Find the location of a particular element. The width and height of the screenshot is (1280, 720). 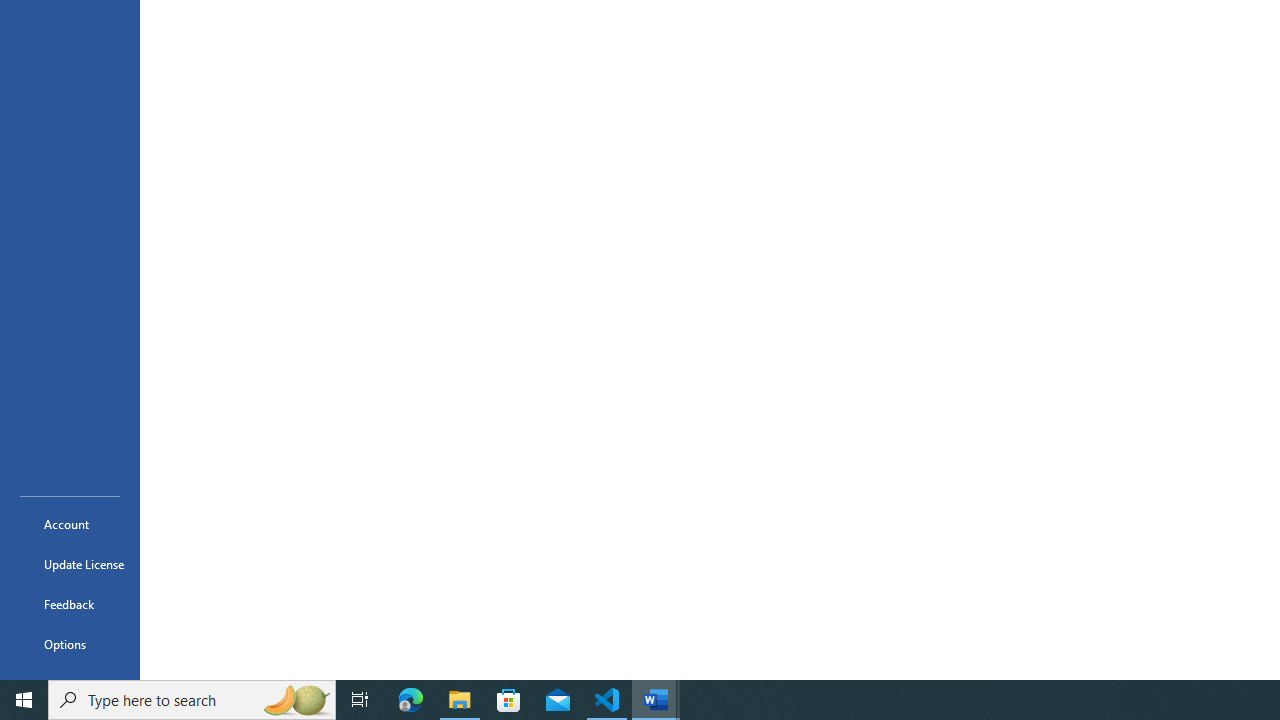

'Feedback' is located at coordinates (69, 603).